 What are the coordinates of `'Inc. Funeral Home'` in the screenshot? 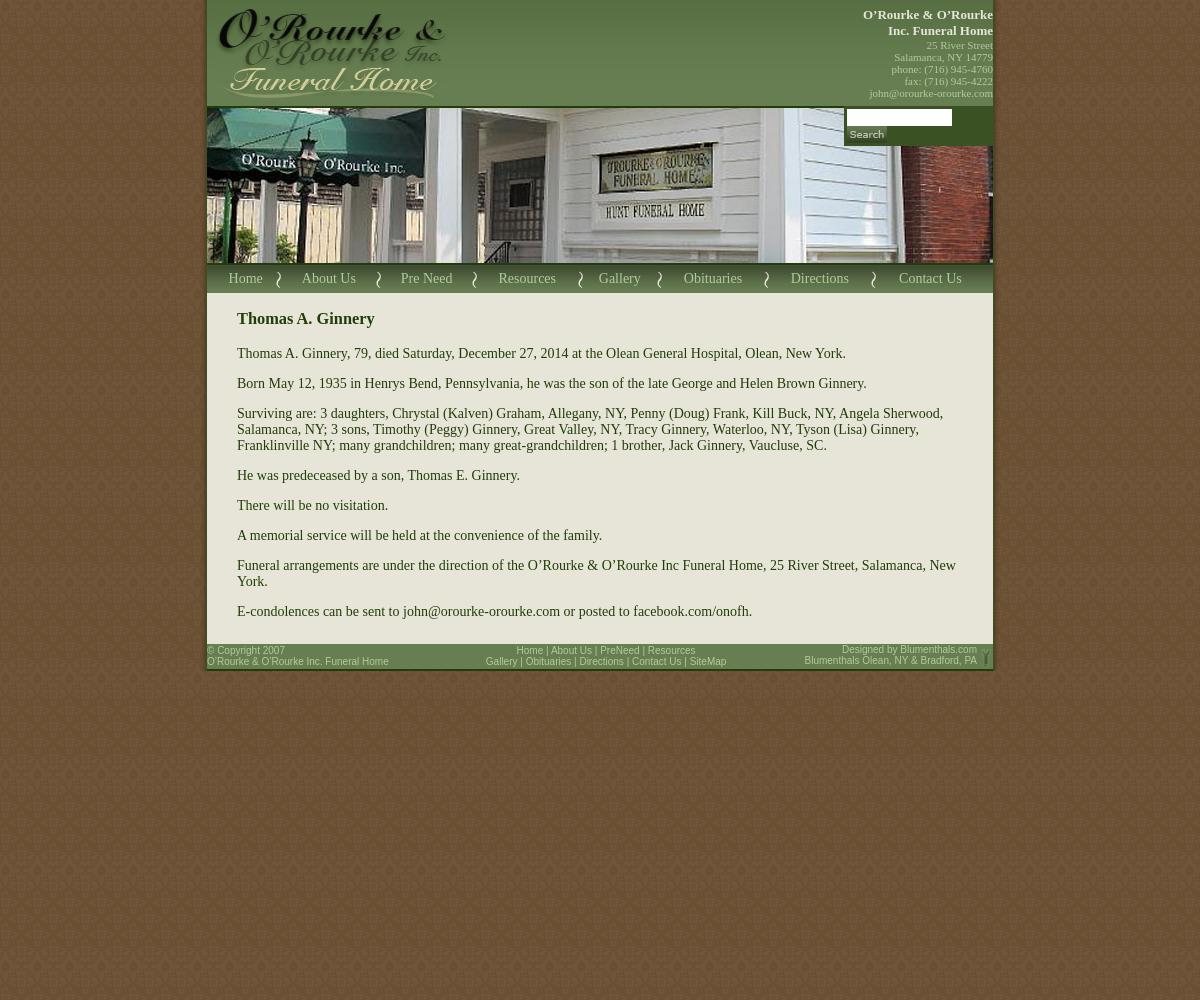 It's located at (886, 30).